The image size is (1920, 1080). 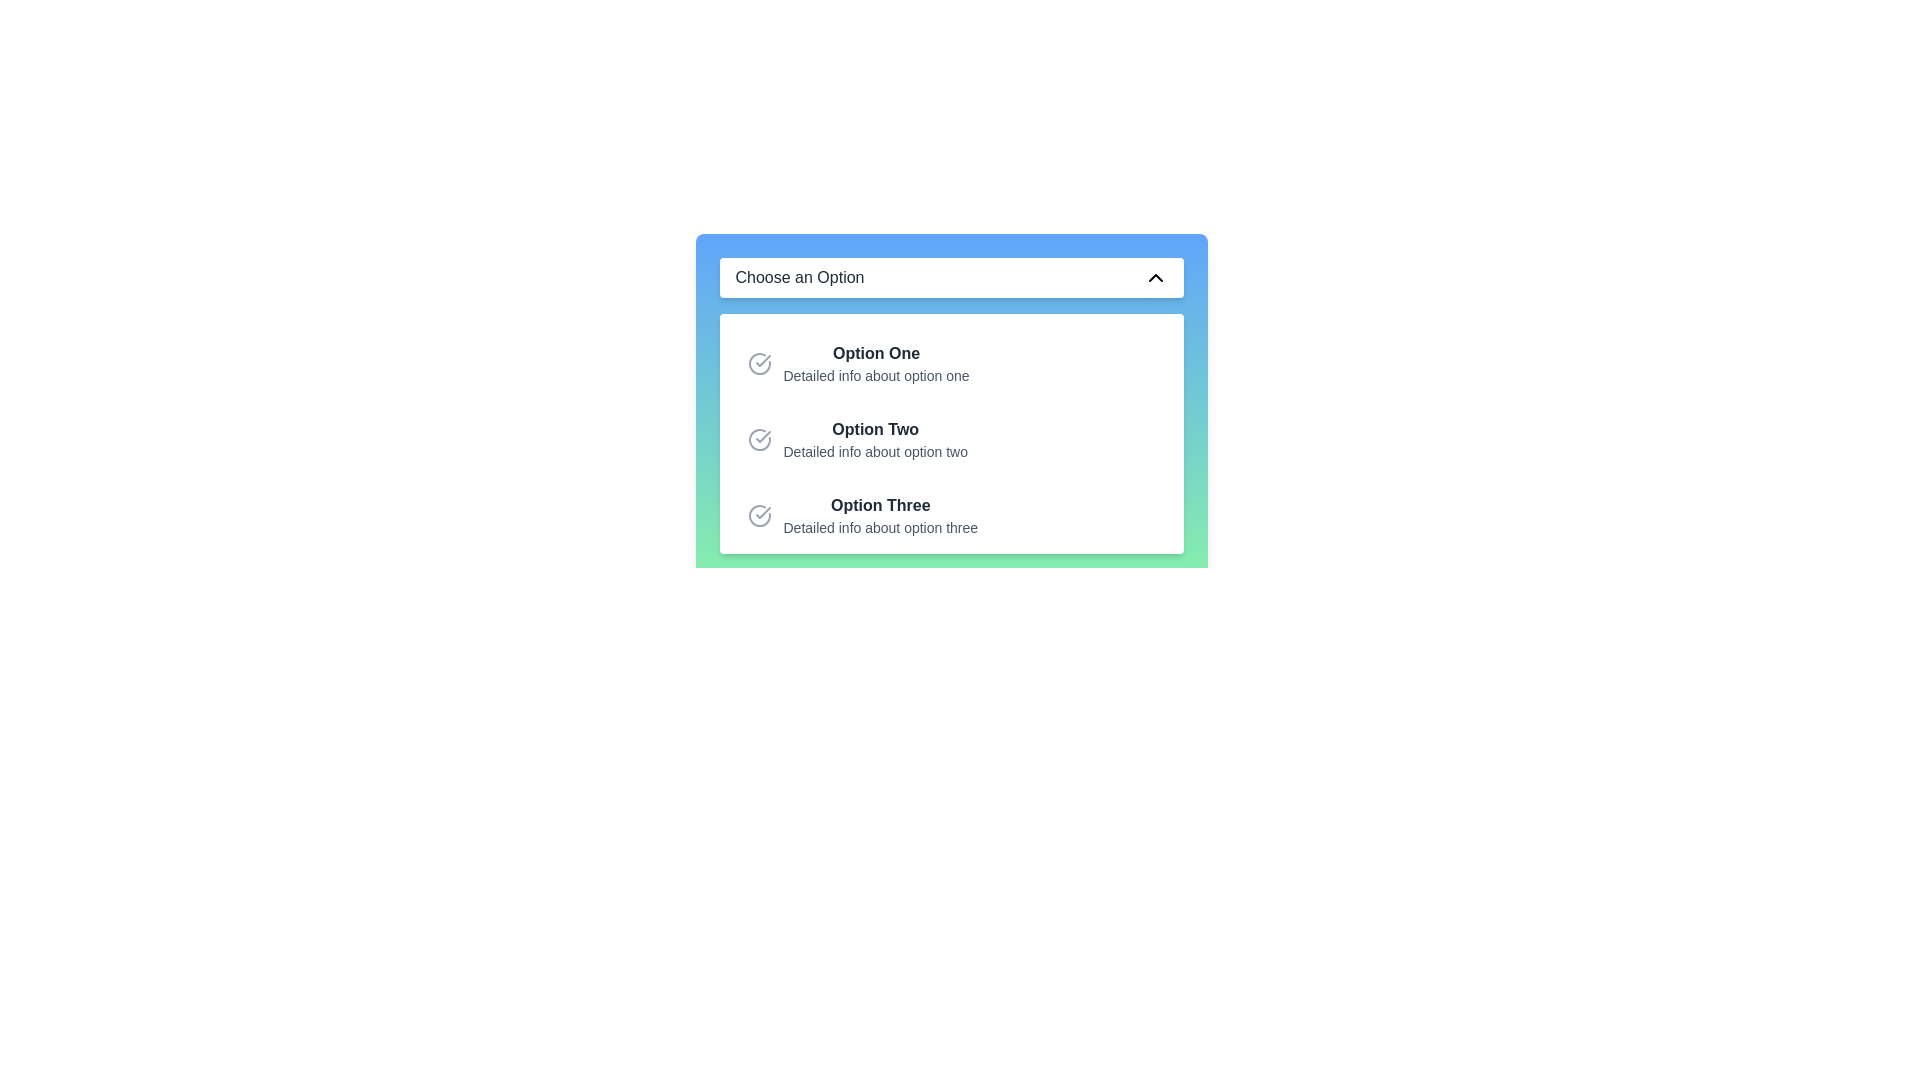 I want to click on the appearance of the circular checkmark icon located to the left of the text 'Option One', so click(x=758, y=363).